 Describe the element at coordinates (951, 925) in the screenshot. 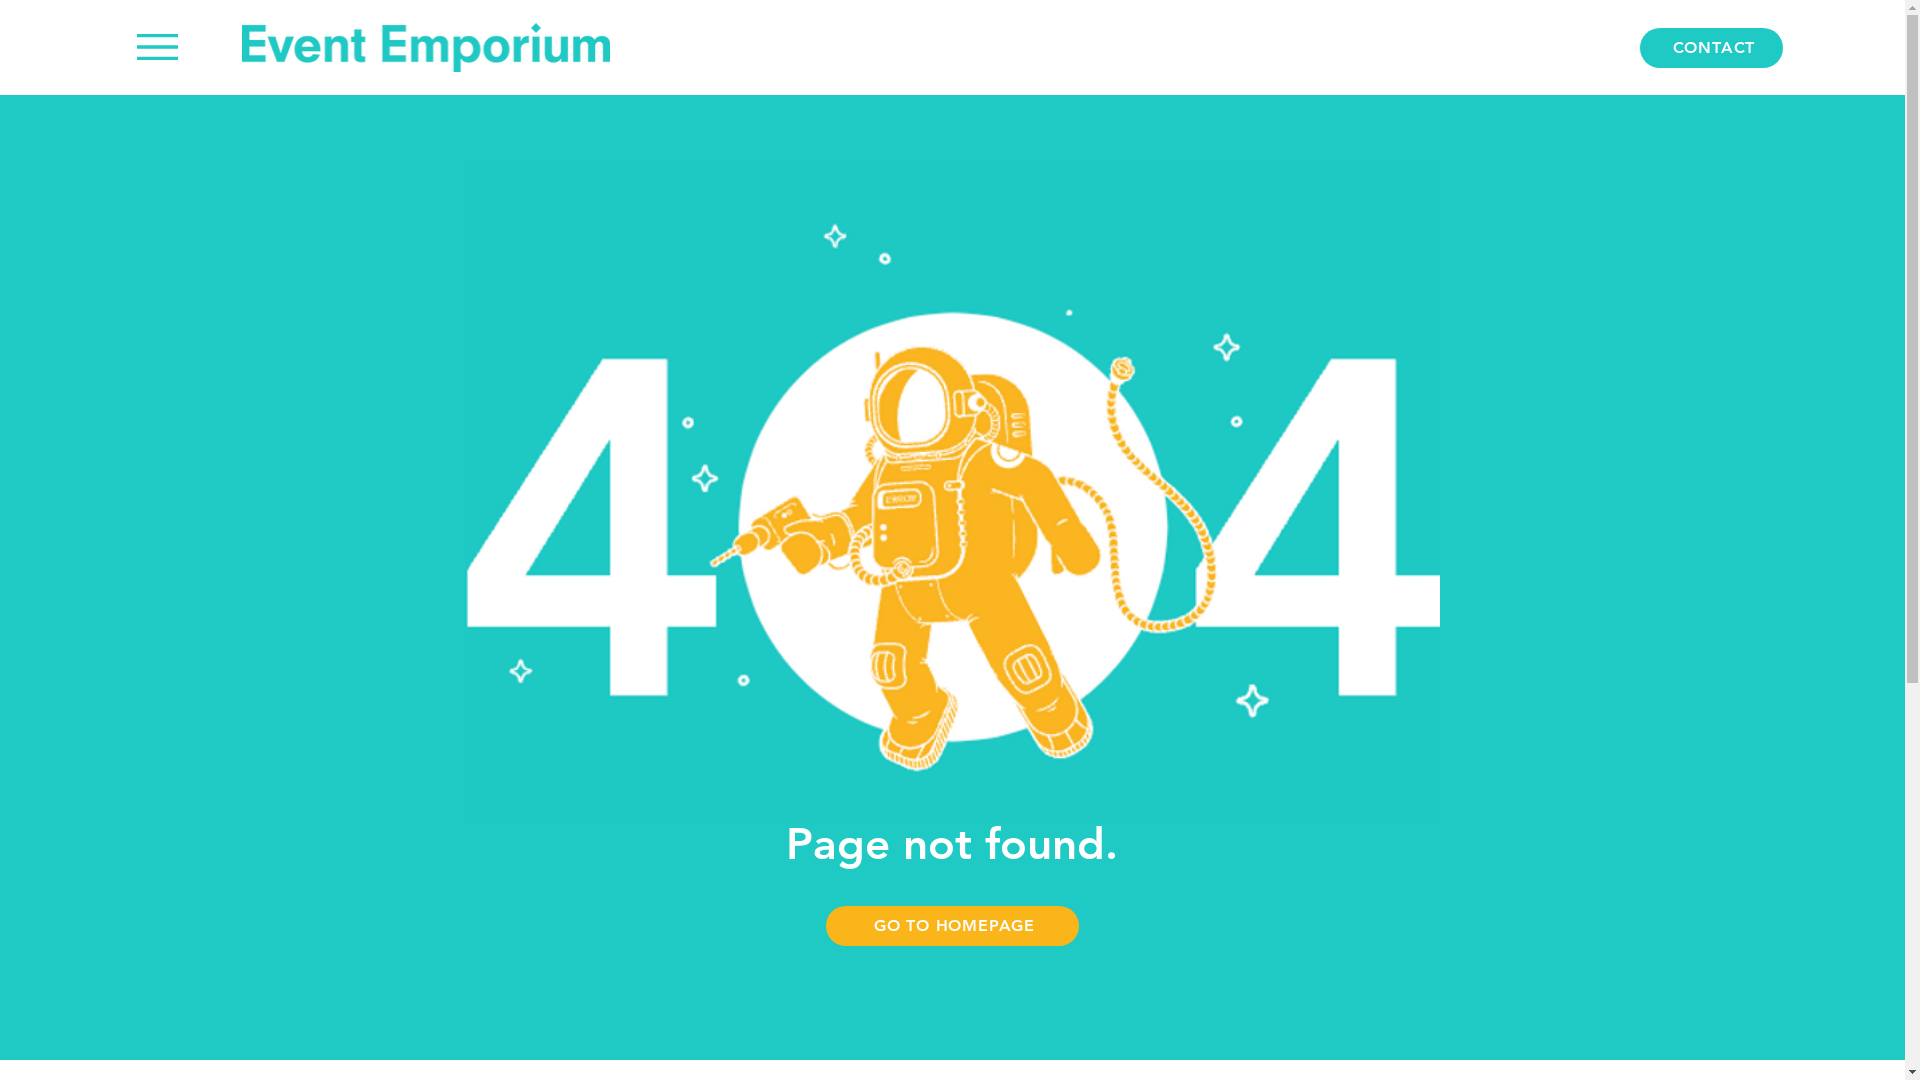

I see `'GO TO HOMEPAGE'` at that location.